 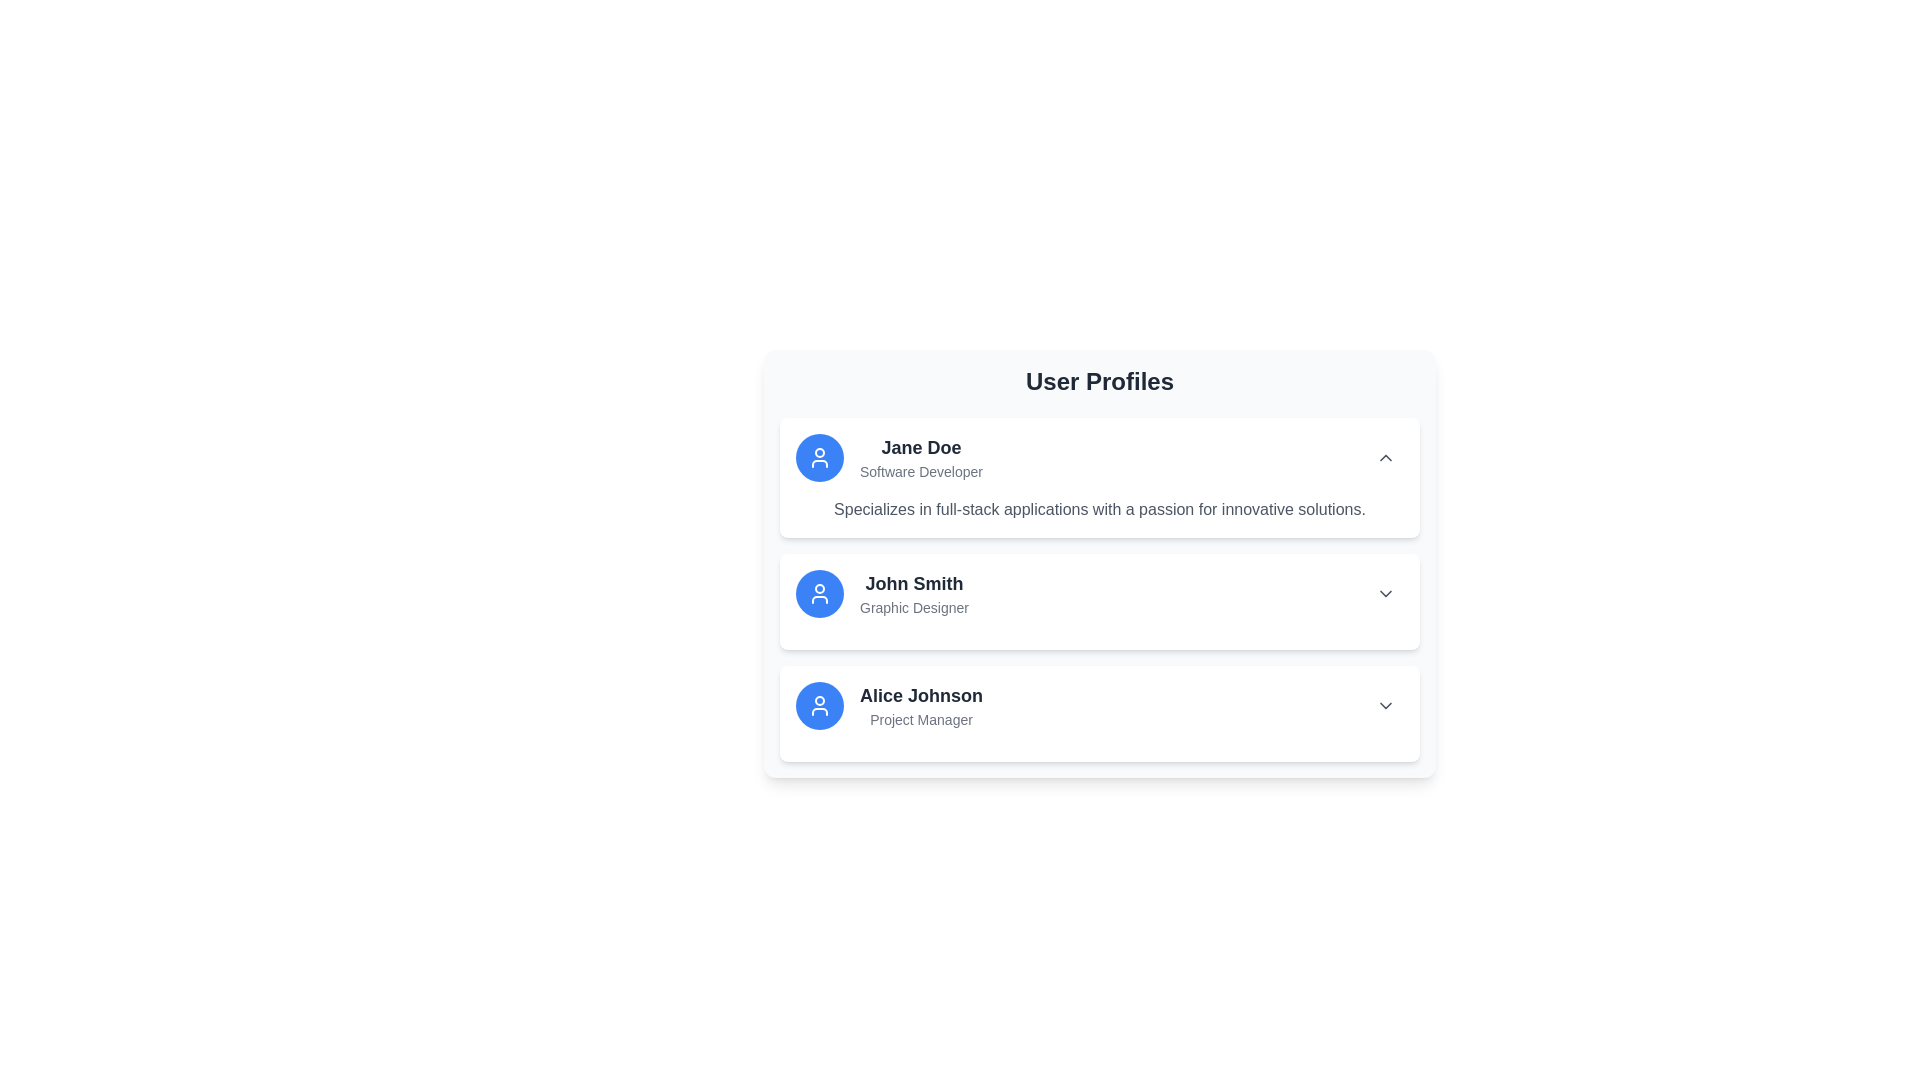 What do you see at coordinates (920, 446) in the screenshot?
I see `the text label displaying 'Jane Doe' in bold, dark text` at bounding box center [920, 446].